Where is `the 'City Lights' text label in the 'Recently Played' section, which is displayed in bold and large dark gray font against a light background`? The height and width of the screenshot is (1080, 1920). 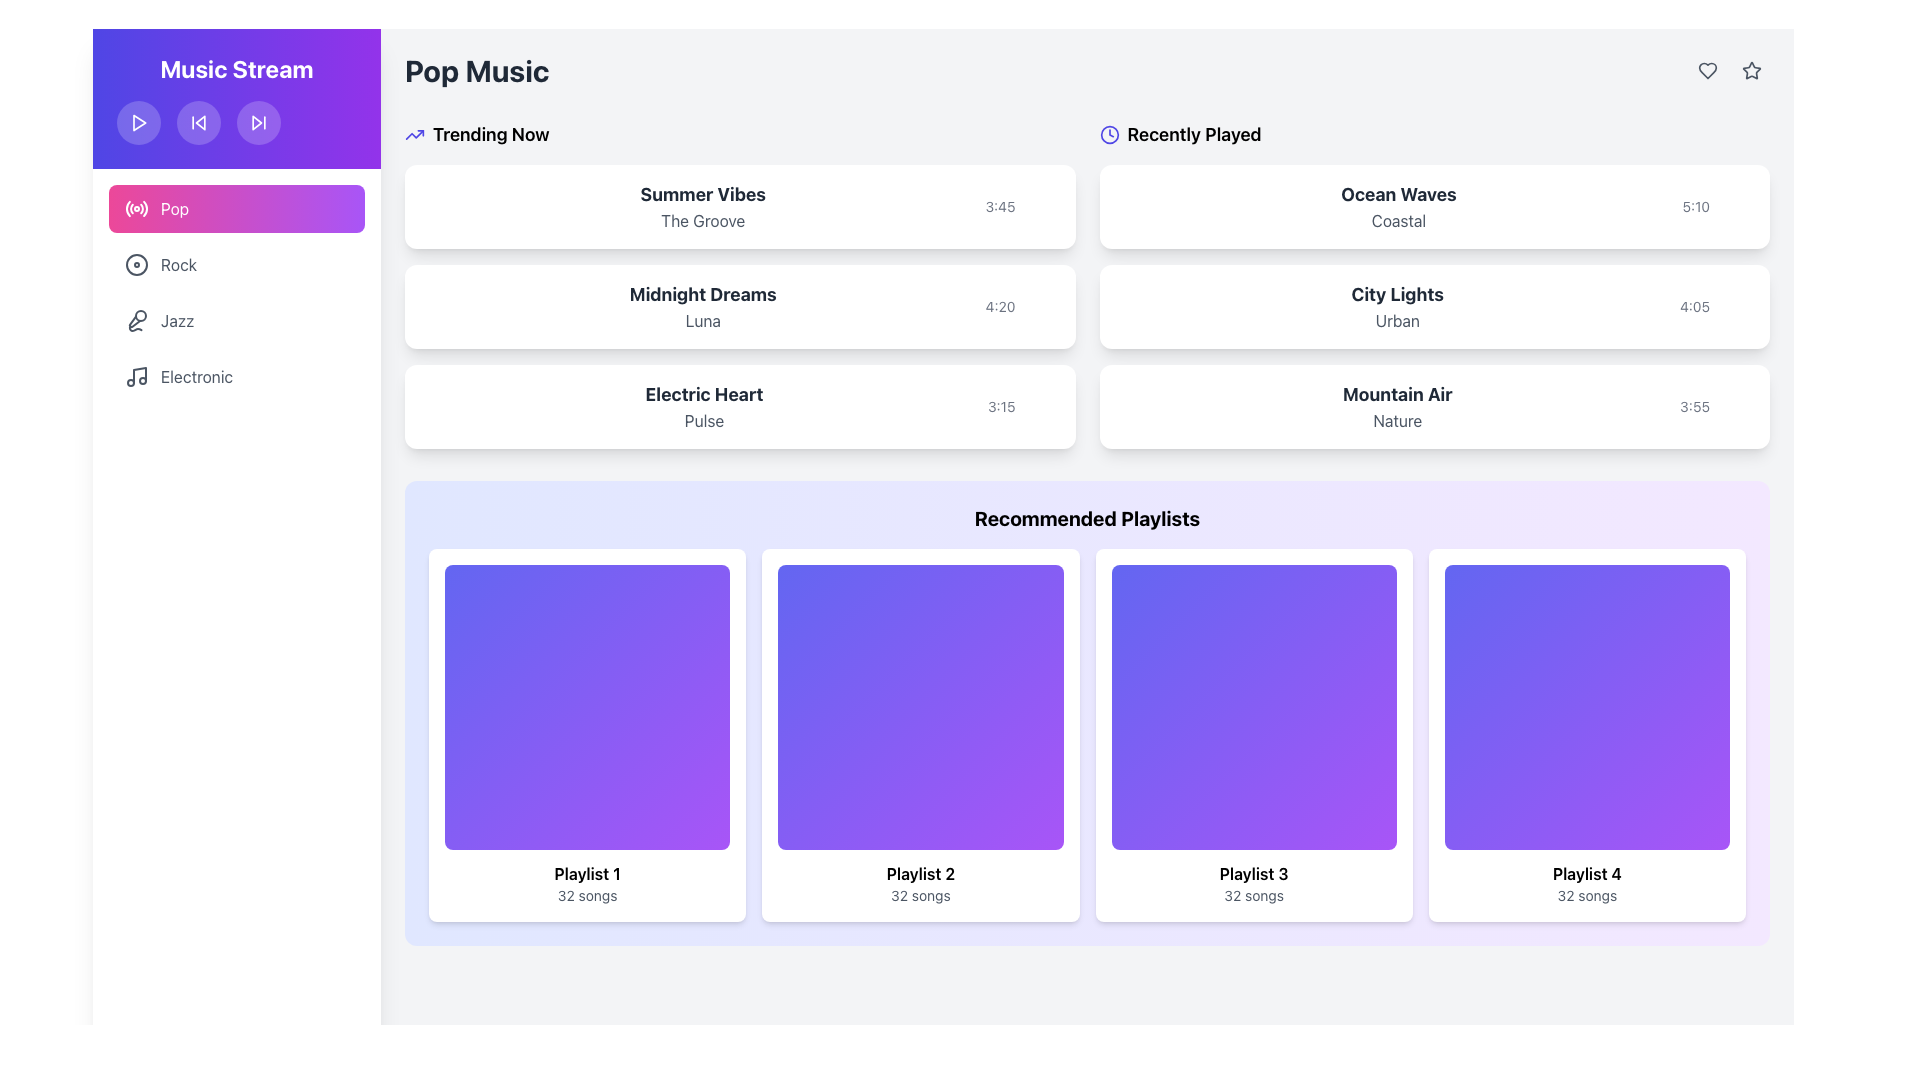 the 'City Lights' text label in the 'Recently Played' section, which is displayed in bold and large dark gray font against a light background is located at coordinates (1396, 294).